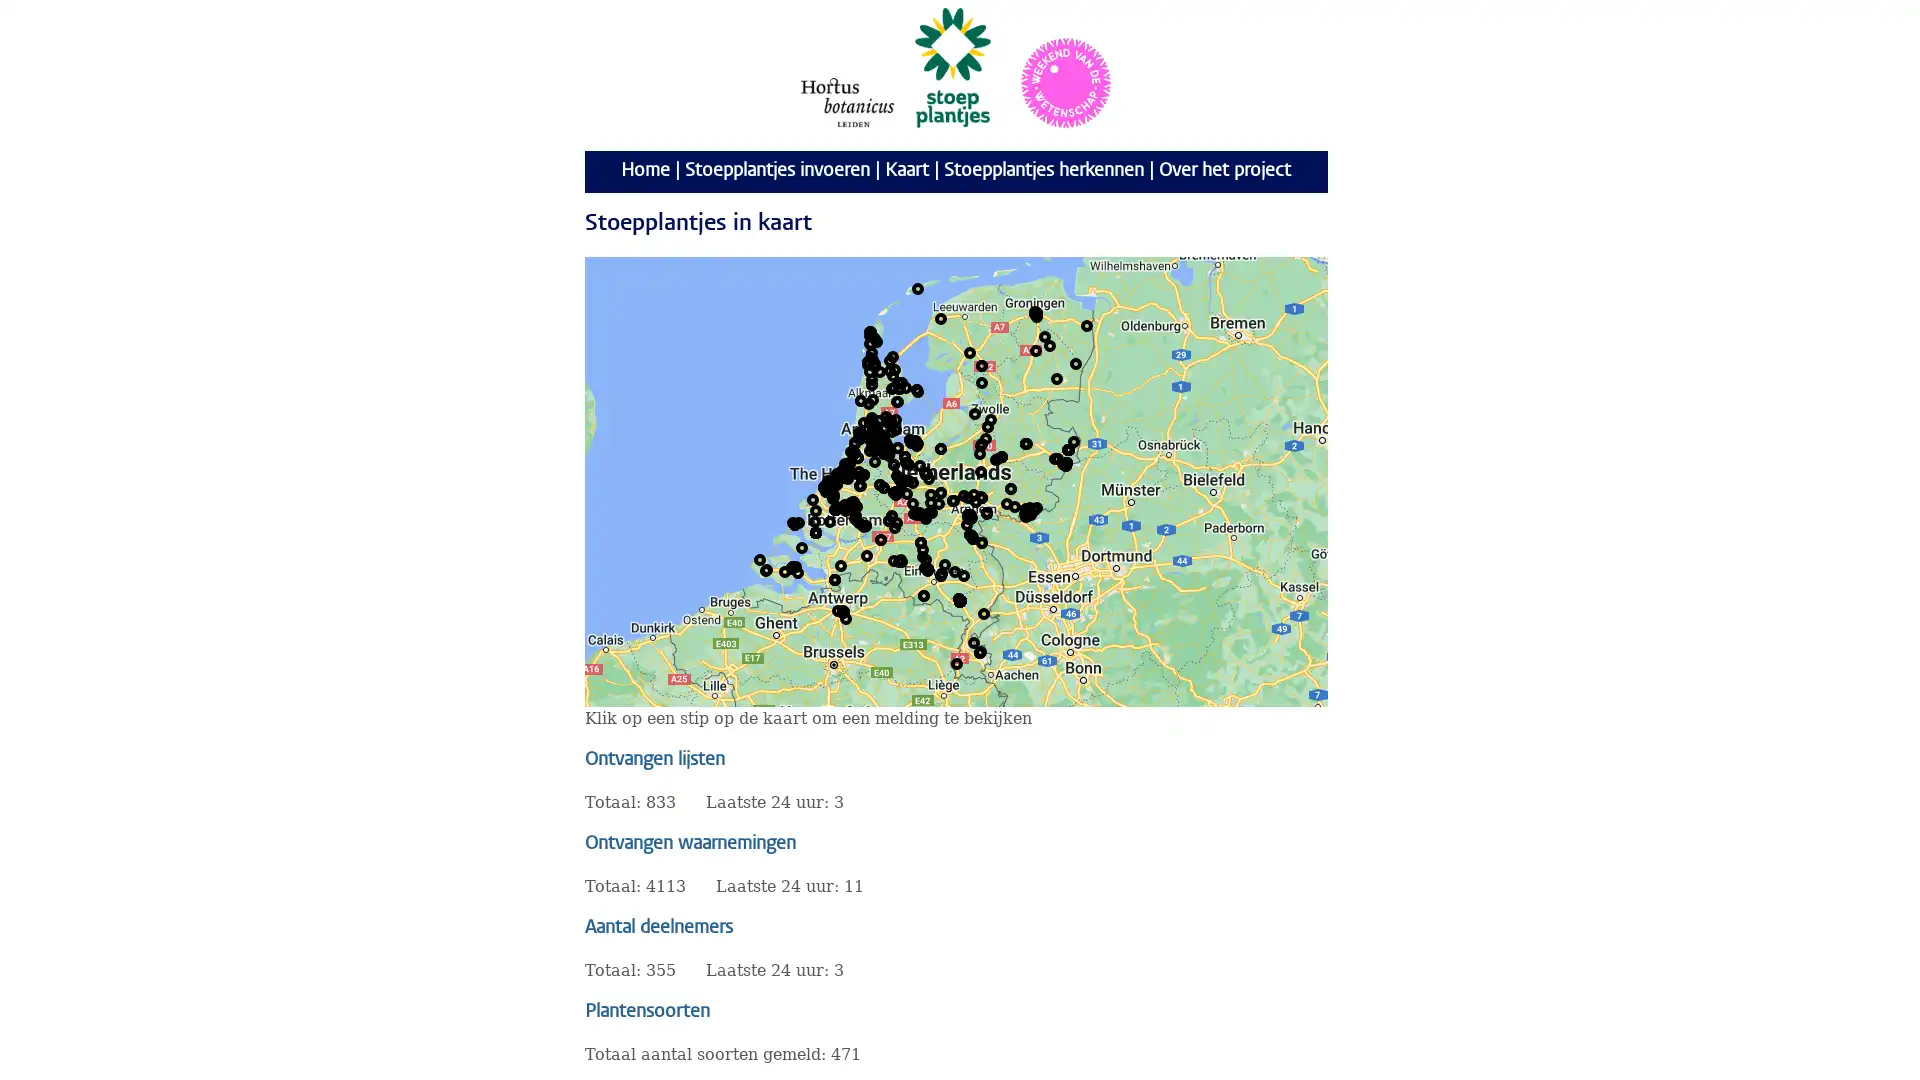  I want to click on Telling van op 06 oktober 2021, so click(893, 369).